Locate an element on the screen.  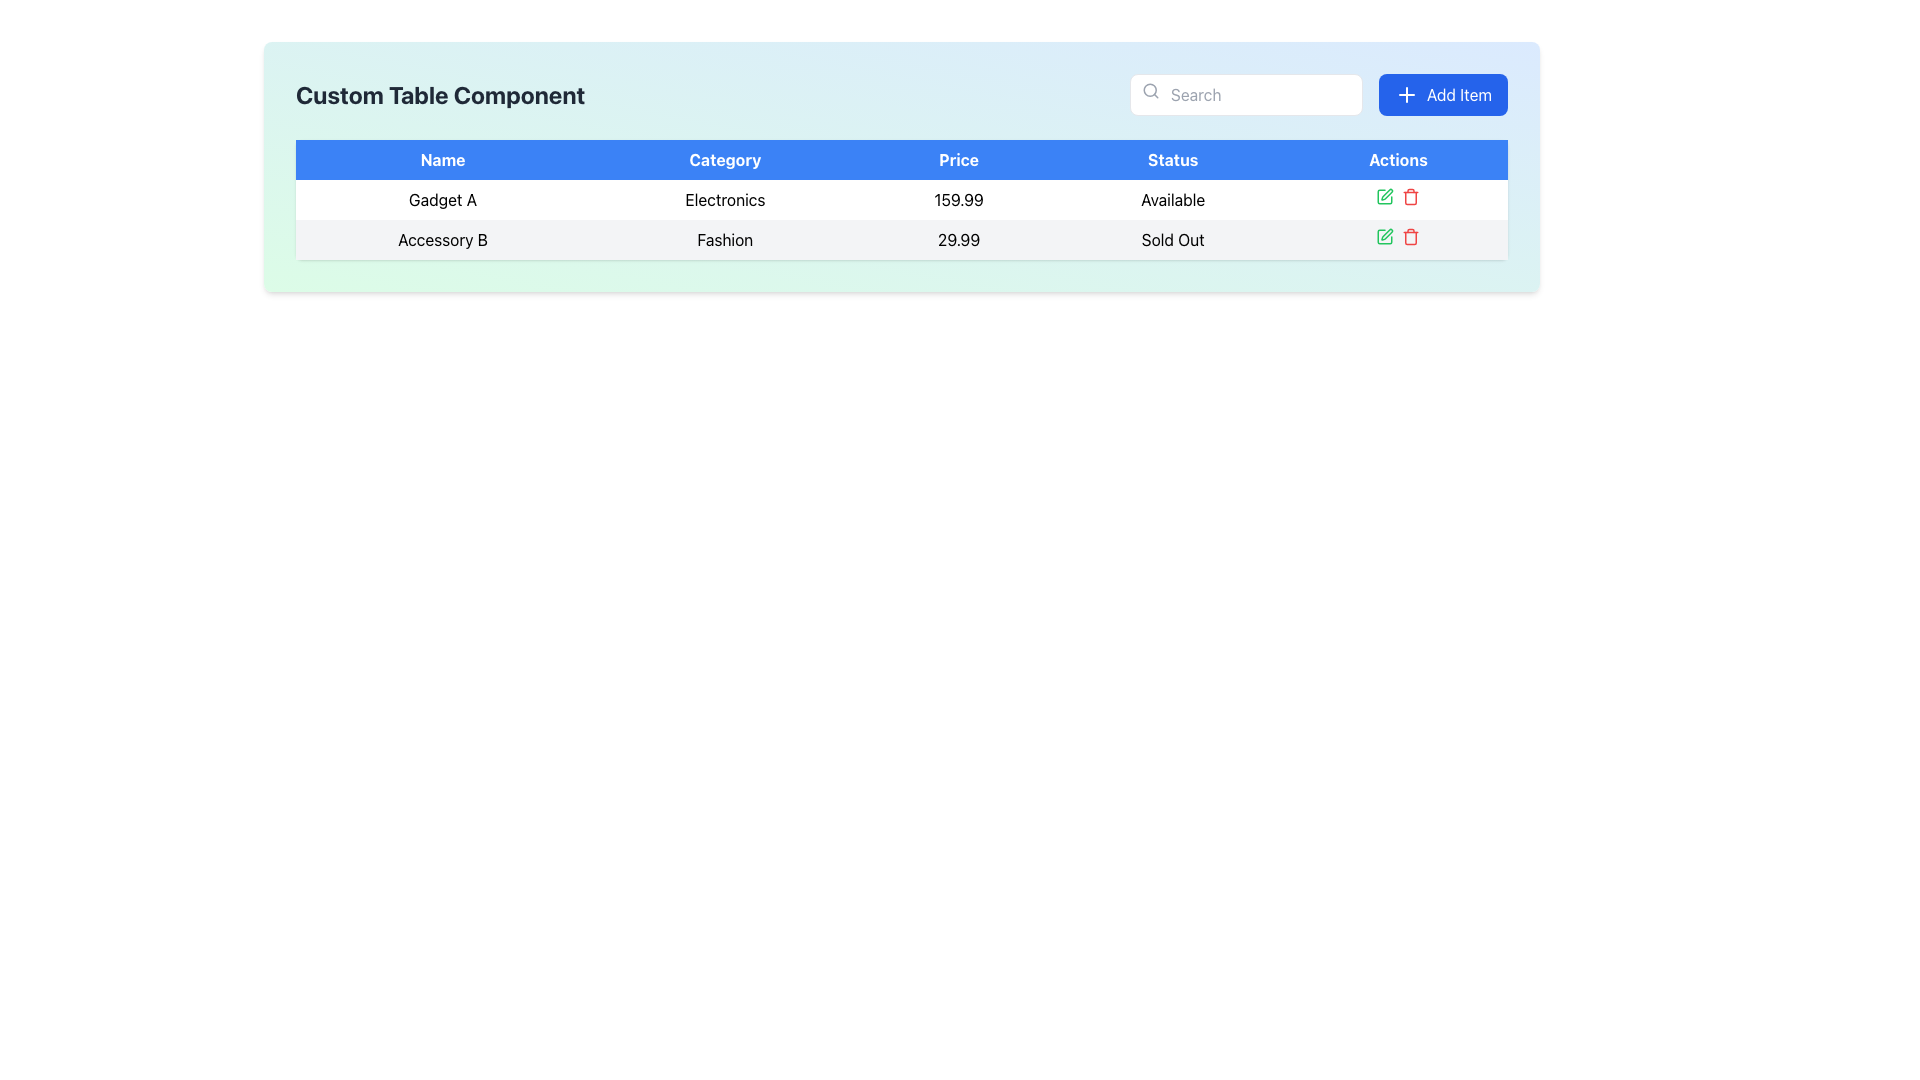
the pen tool icon button located in the 'Actions' column of the second row of the table is located at coordinates (1386, 233).